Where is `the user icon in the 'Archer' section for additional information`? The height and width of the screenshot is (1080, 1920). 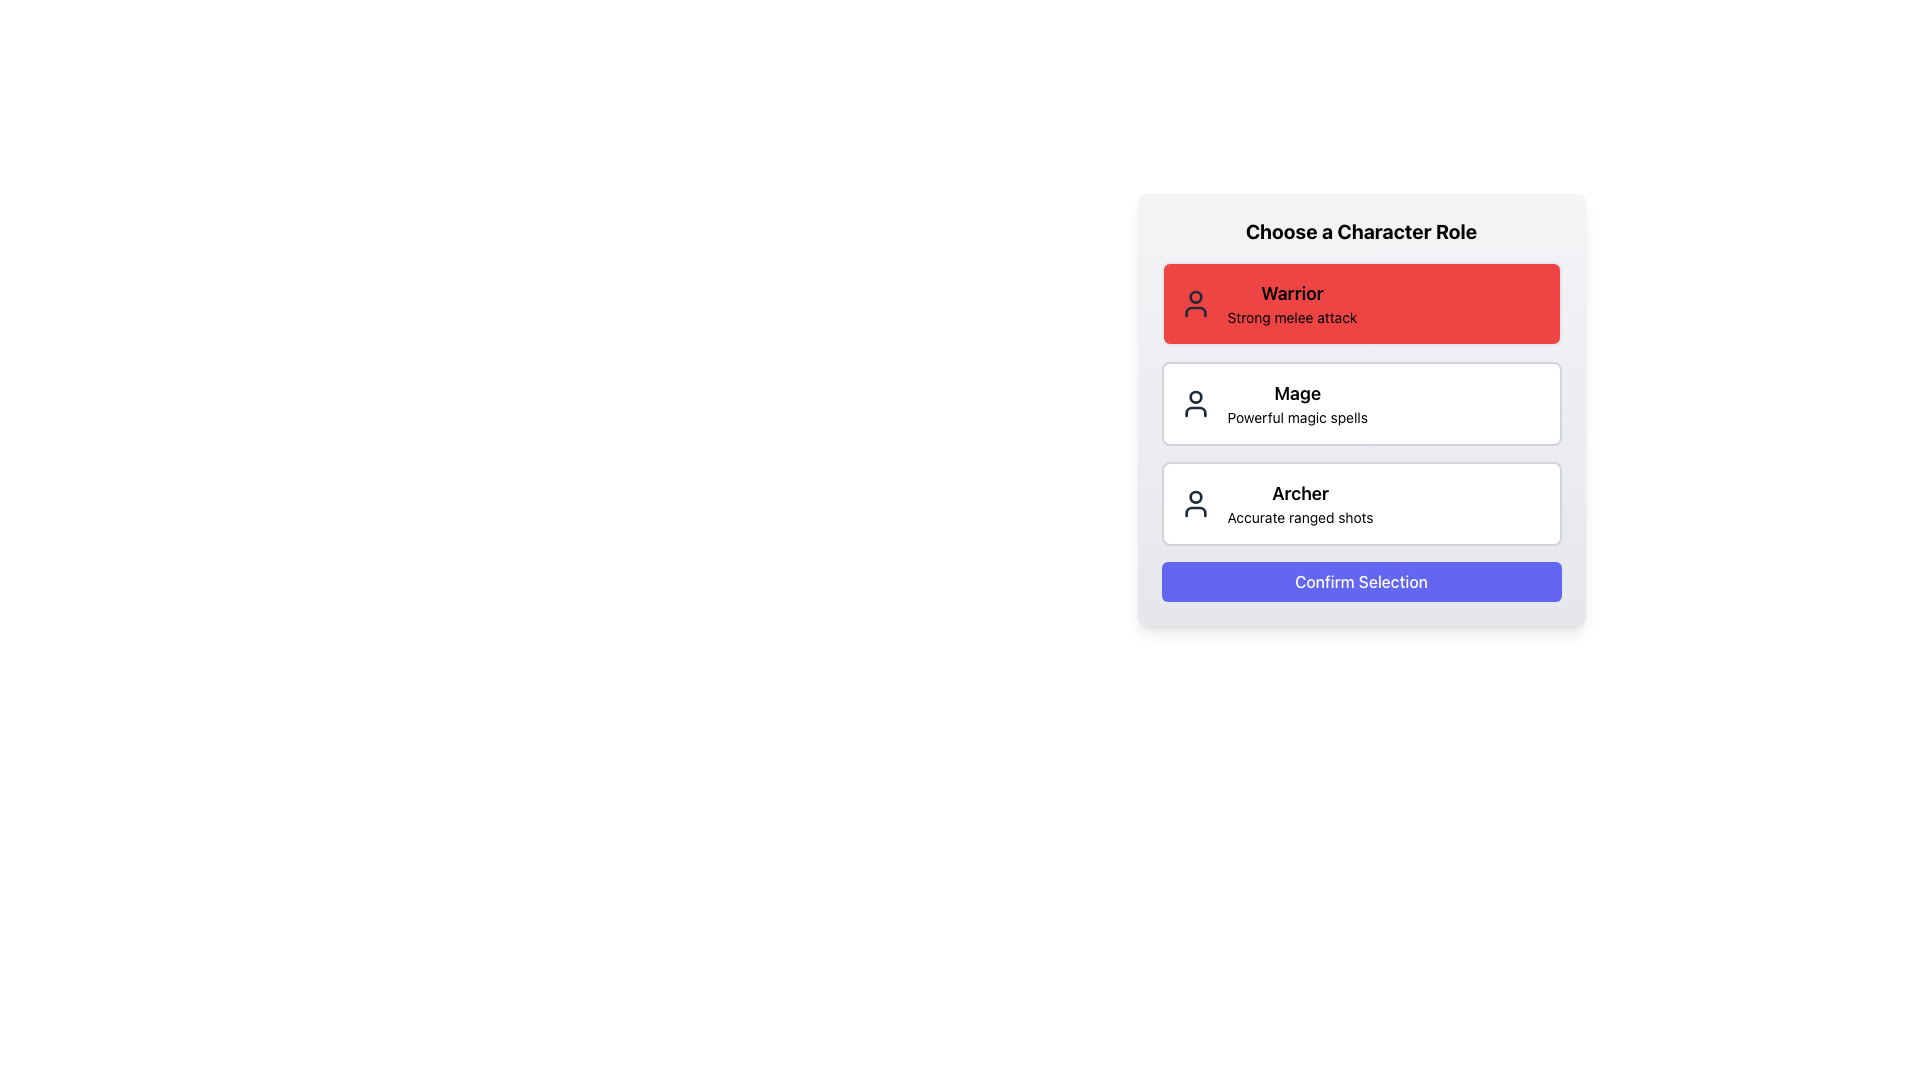 the user icon in the 'Archer' section for additional information is located at coordinates (1195, 503).